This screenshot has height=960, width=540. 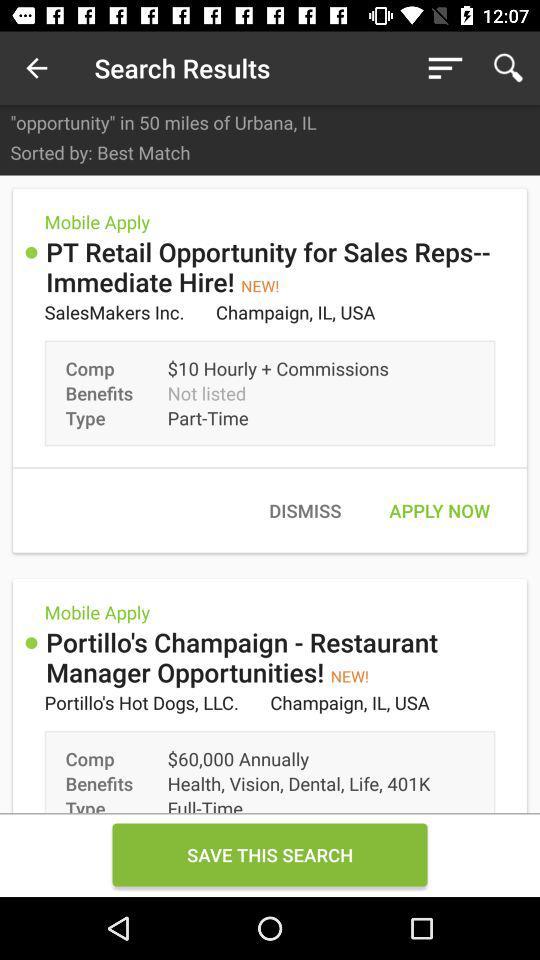 What do you see at coordinates (438, 509) in the screenshot?
I see `item on the right` at bounding box center [438, 509].